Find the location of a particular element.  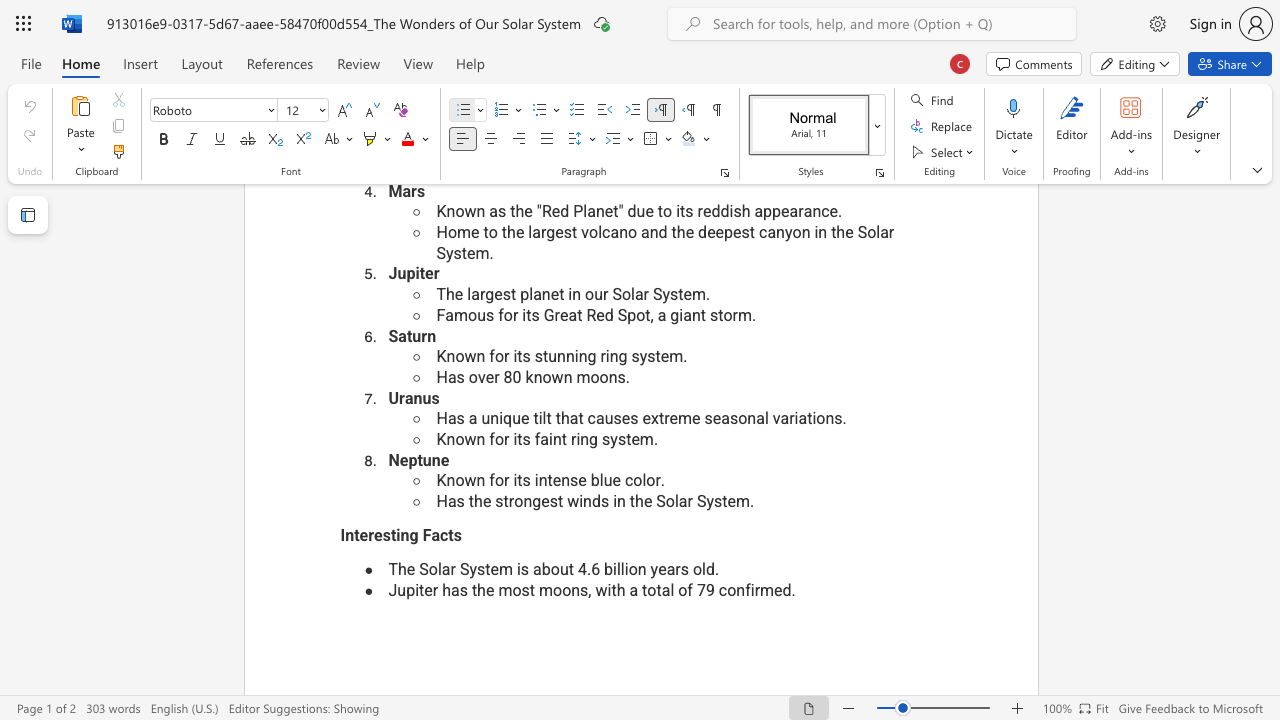

the space between the continuous character "t" and "e" in the text is located at coordinates (360, 534).